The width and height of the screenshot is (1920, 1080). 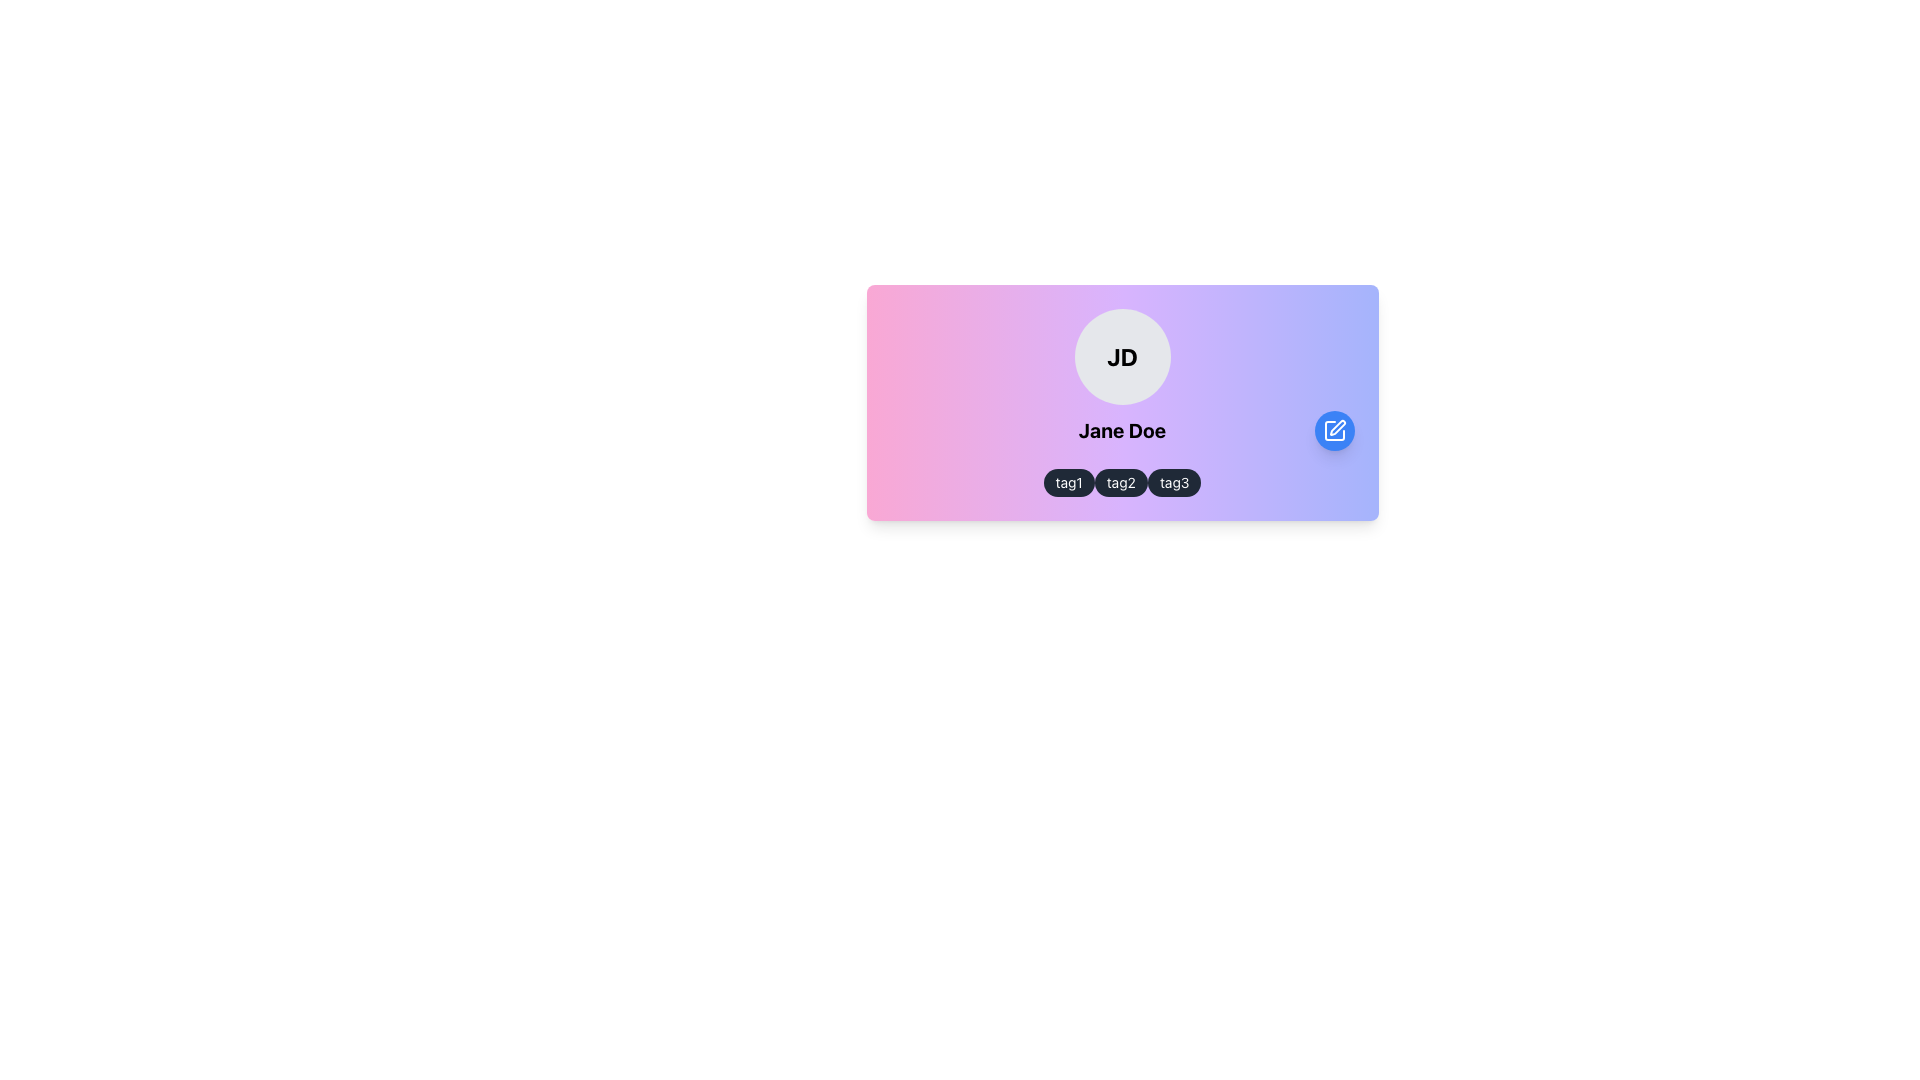 What do you see at coordinates (1174, 482) in the screenshot?
I see `the details of the third tag from the left in the horizontal group of tags located below the profile card` at bounding box center [1174, 482].